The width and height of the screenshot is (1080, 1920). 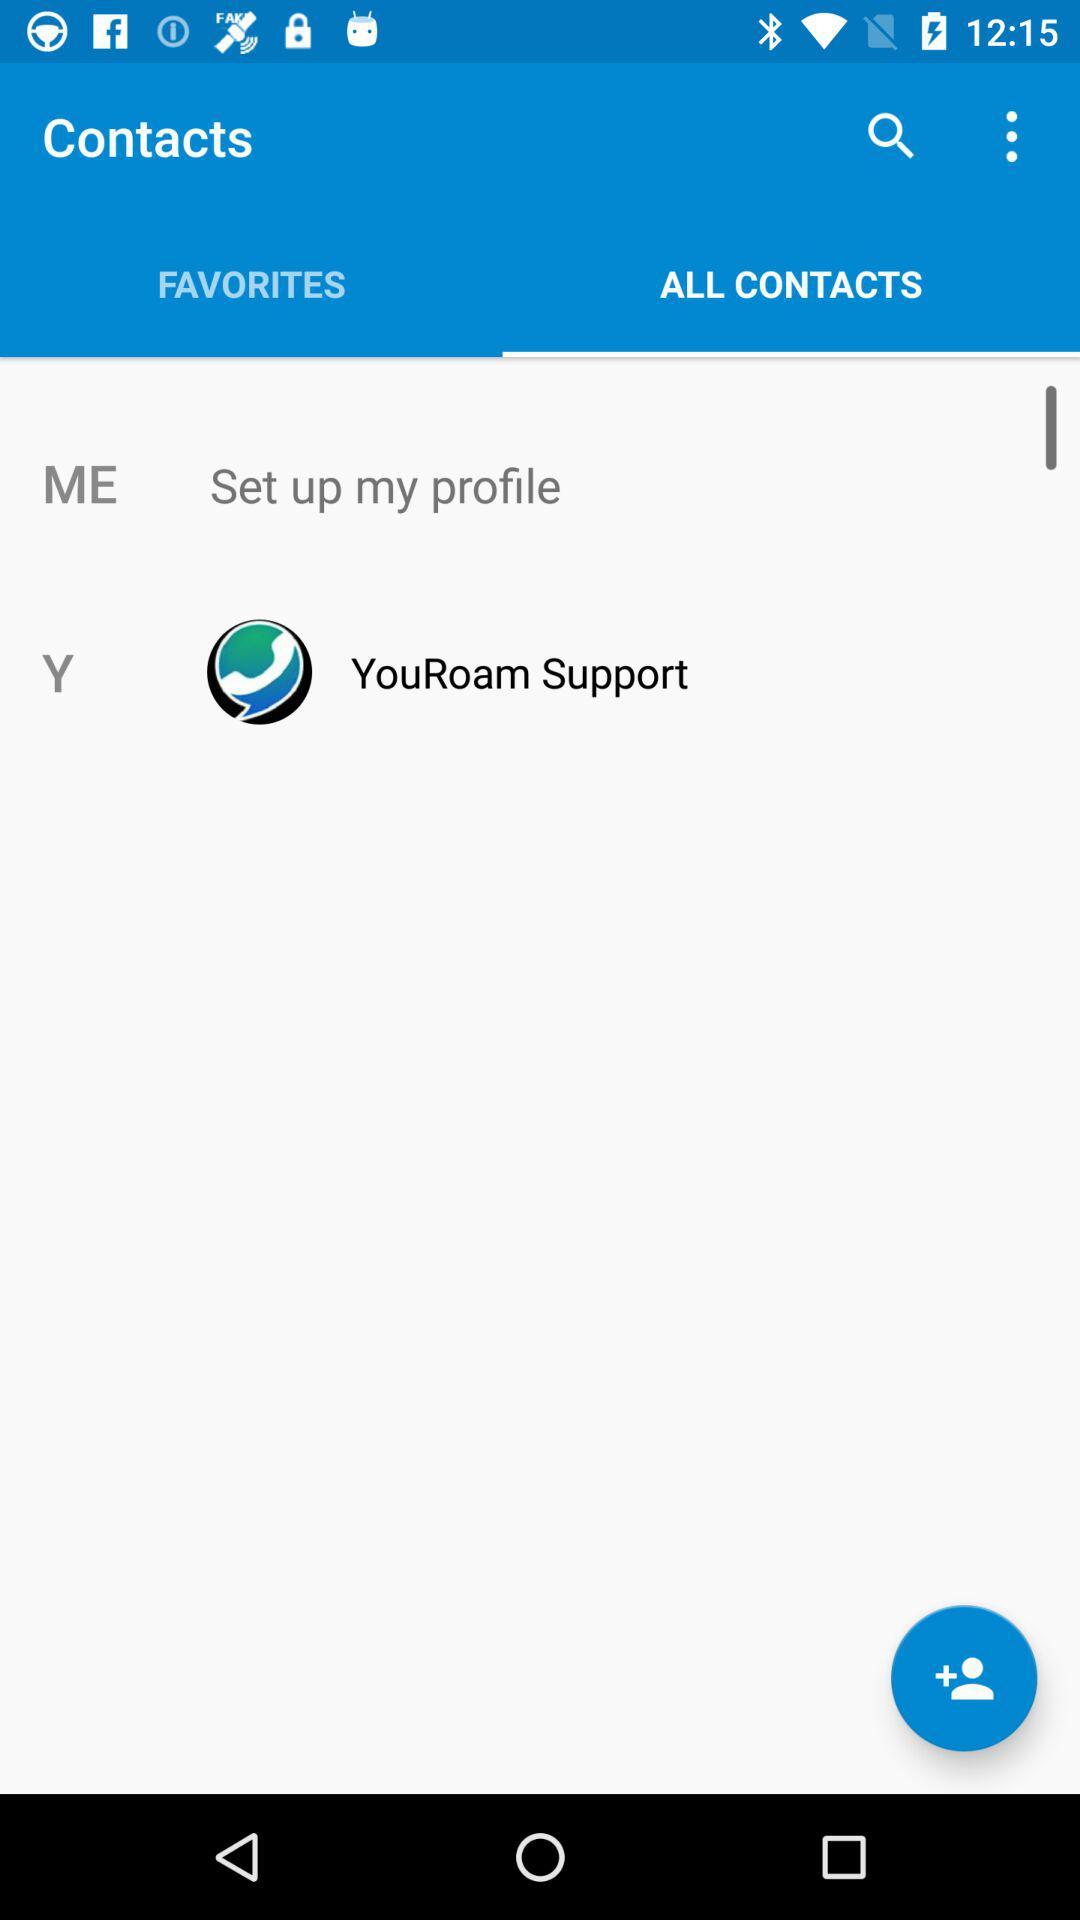 What do you see at coordinates (963, 1678) in the screenshot?
I see `the follow icon` at bounding box center [963, 1678].